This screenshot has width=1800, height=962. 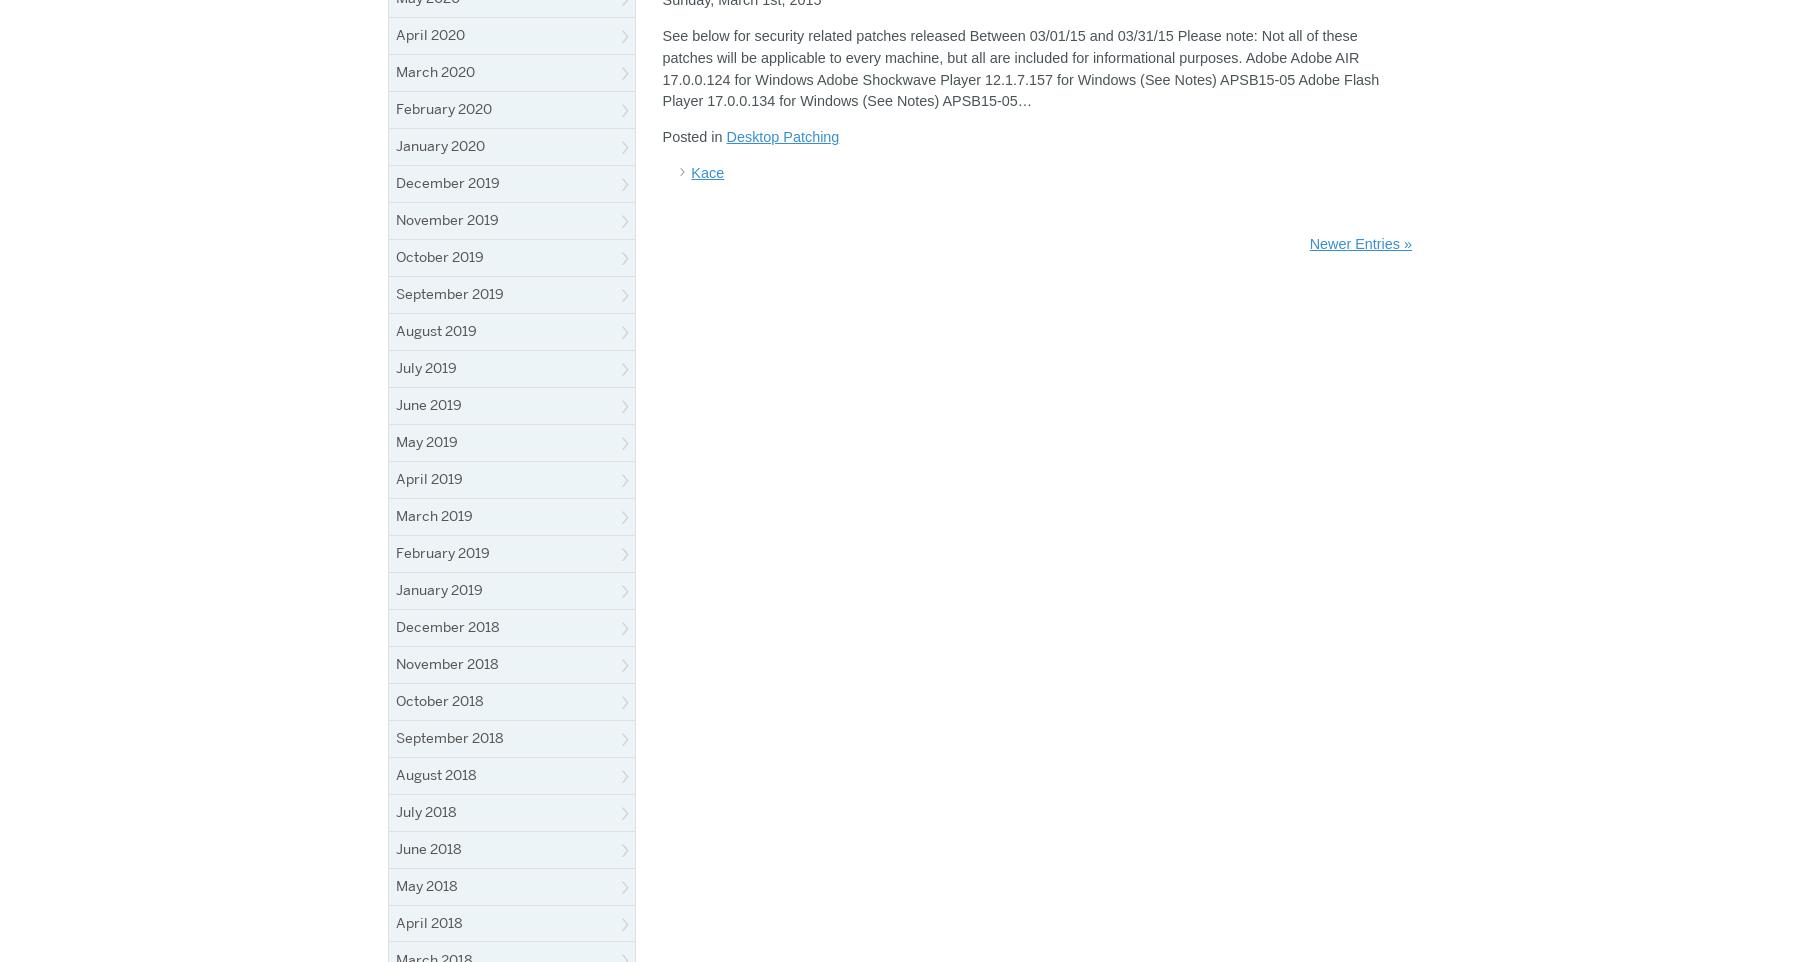 I want to click on 'Desktop Patching', so click(x=781, y=135).